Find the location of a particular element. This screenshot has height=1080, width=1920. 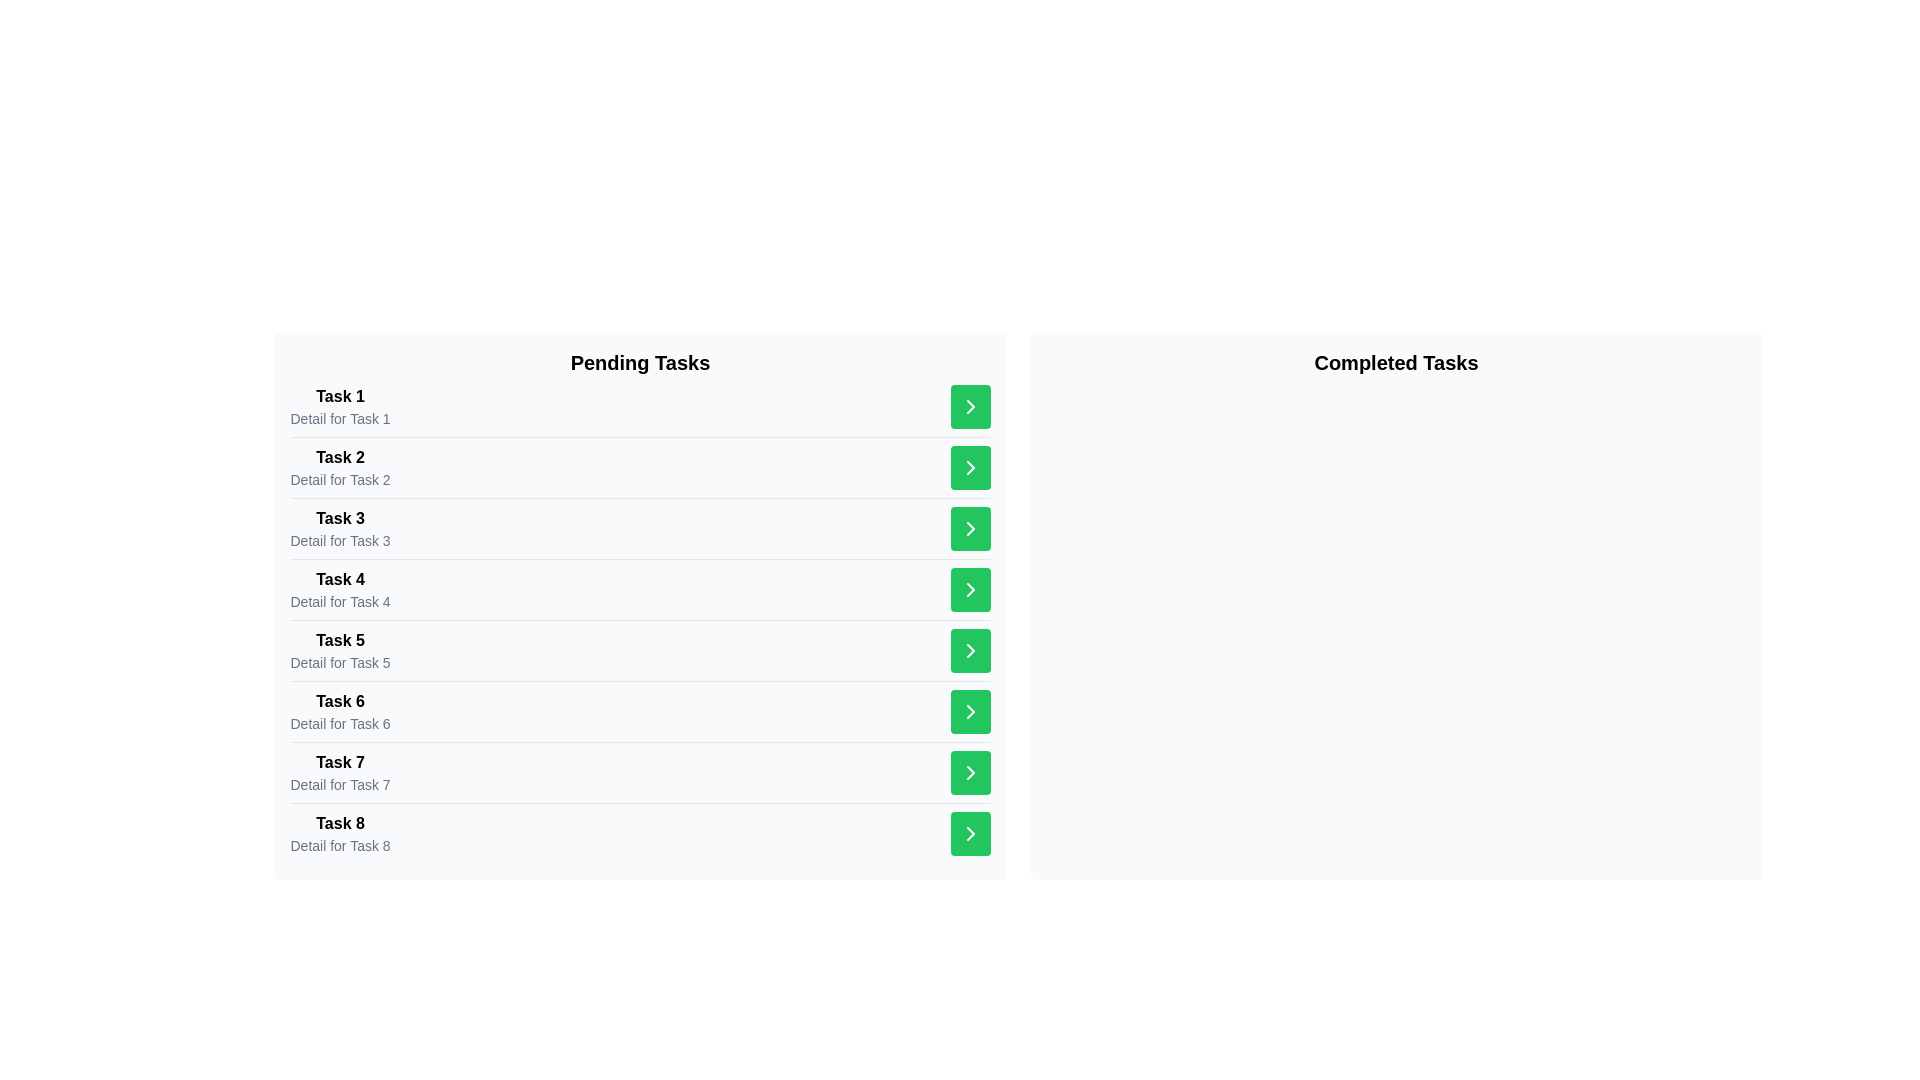

the clickable button containing the Chevron icon for 'Task 3' in the 'Pending Tasks' section is located at coordinates (970, 467).